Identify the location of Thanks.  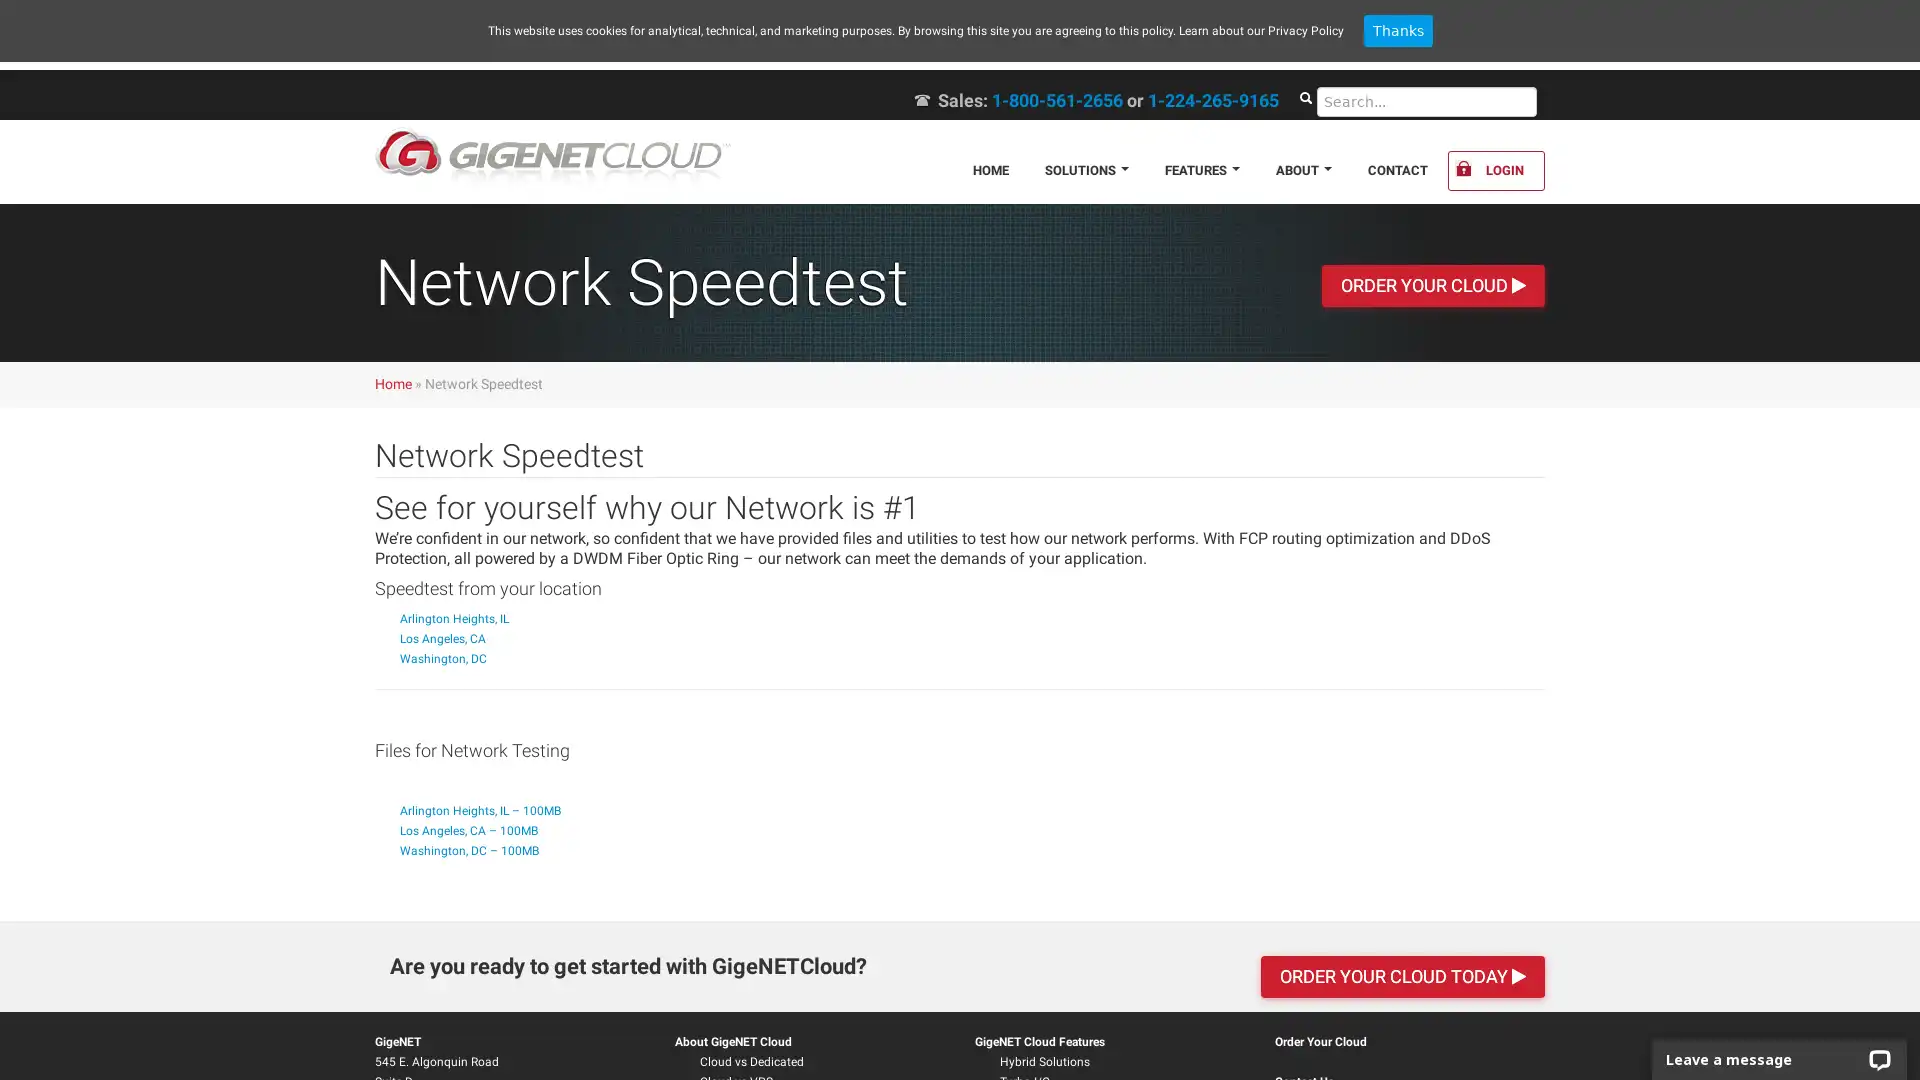
(1396, 30).